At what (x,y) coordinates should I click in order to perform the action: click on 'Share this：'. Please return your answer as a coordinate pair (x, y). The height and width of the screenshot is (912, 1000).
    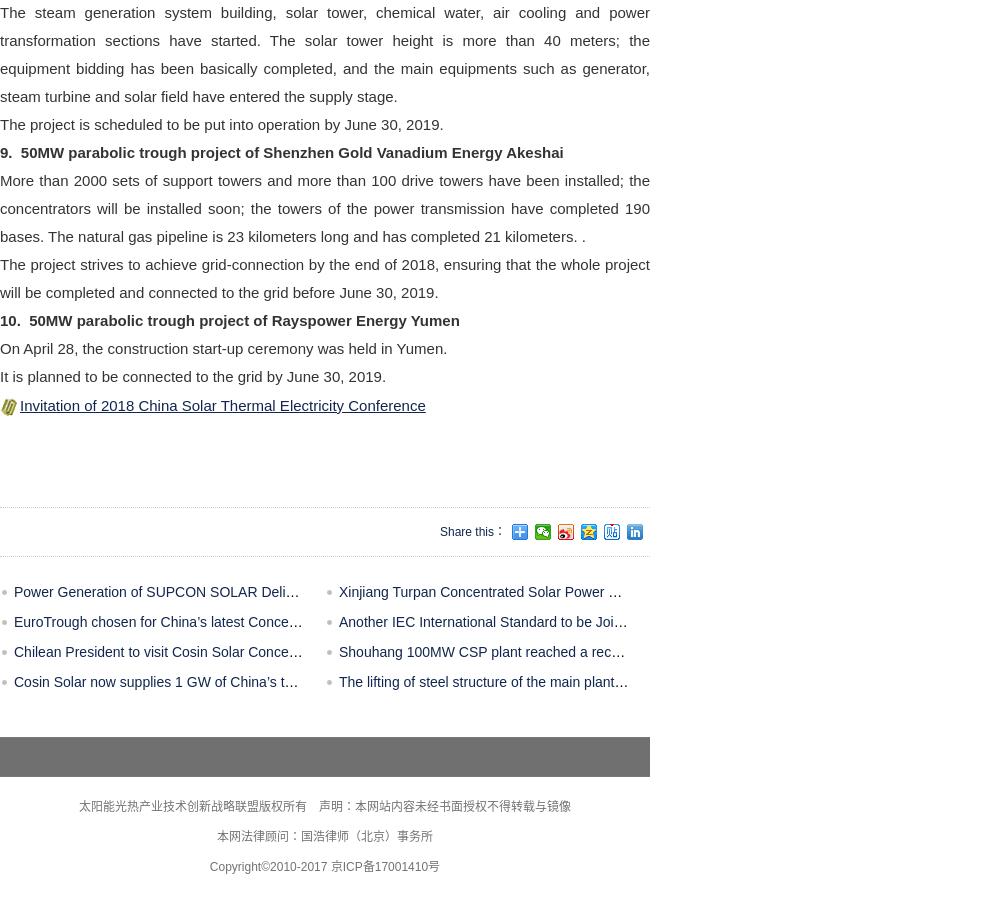
    Looking at the image, I should click on (471, 529).